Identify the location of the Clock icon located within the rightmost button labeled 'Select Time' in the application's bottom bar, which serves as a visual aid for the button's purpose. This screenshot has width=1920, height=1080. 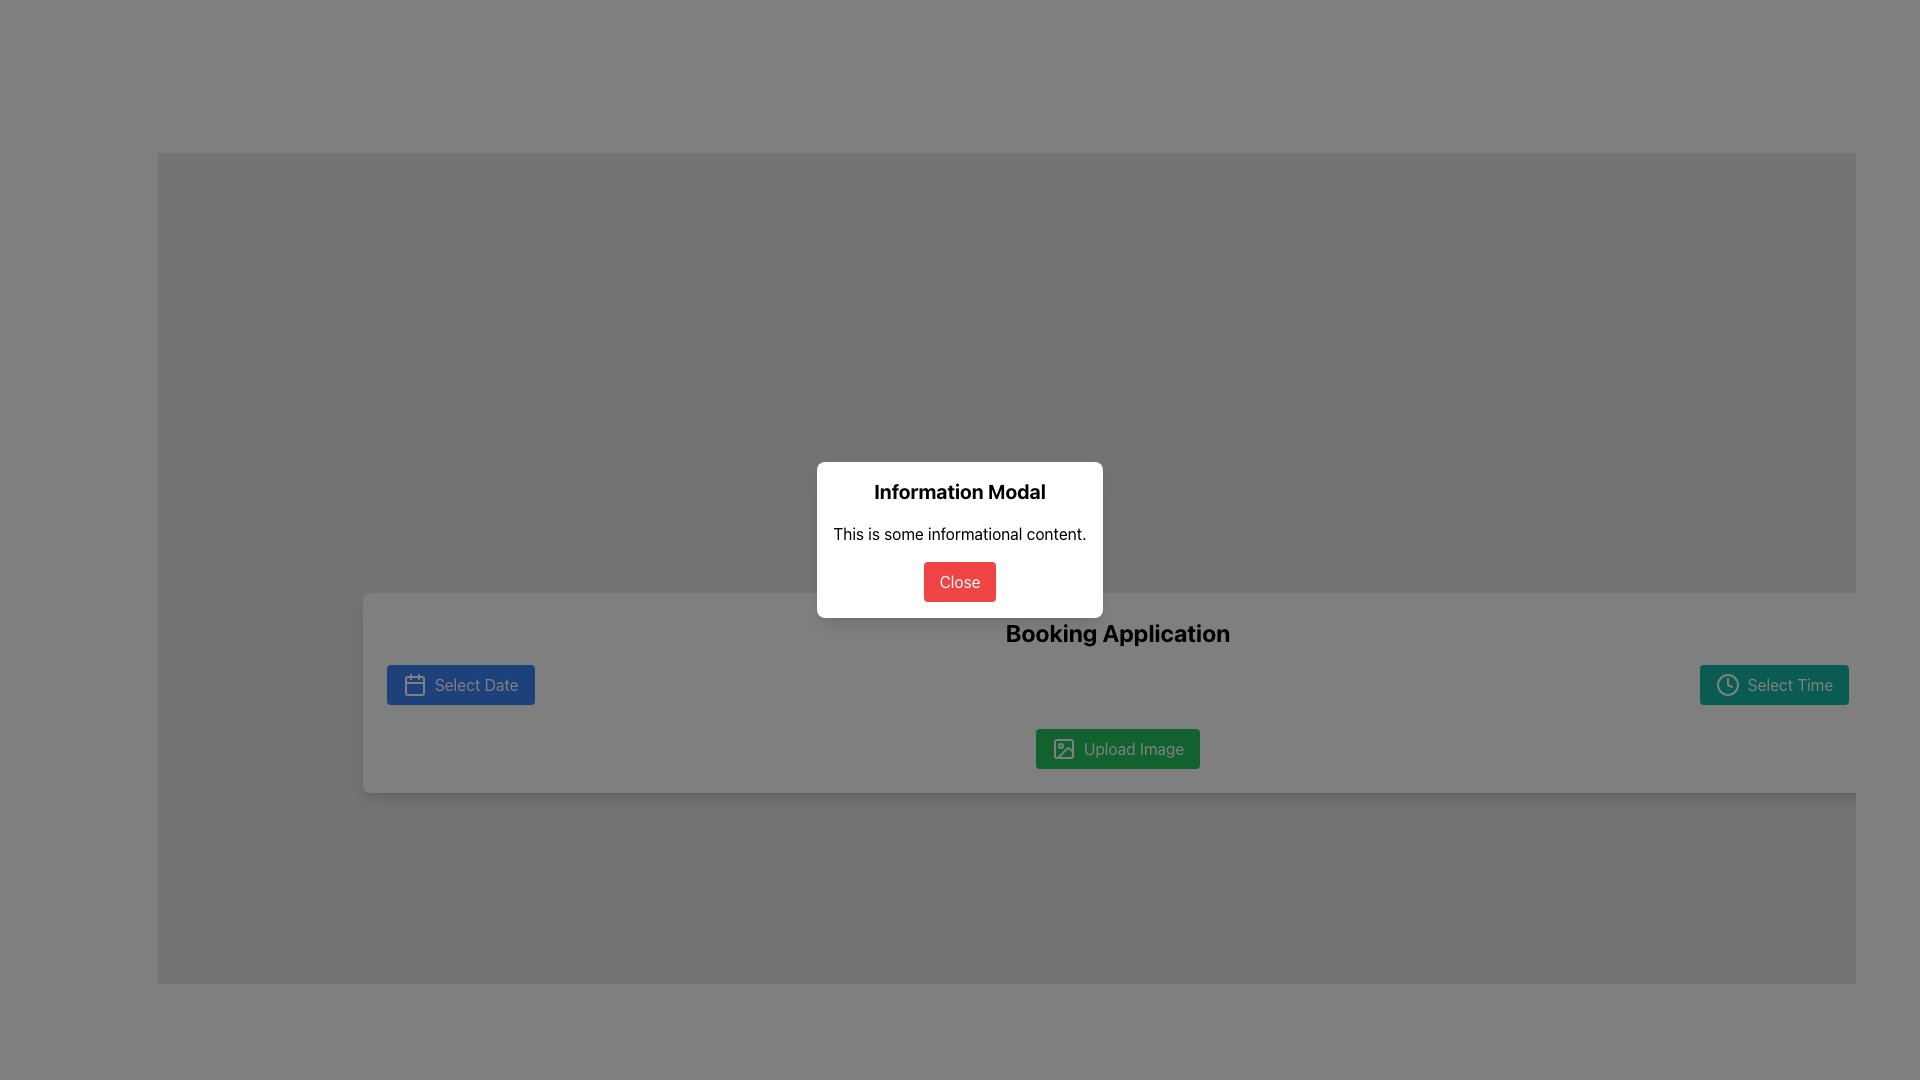
(1726, 684).